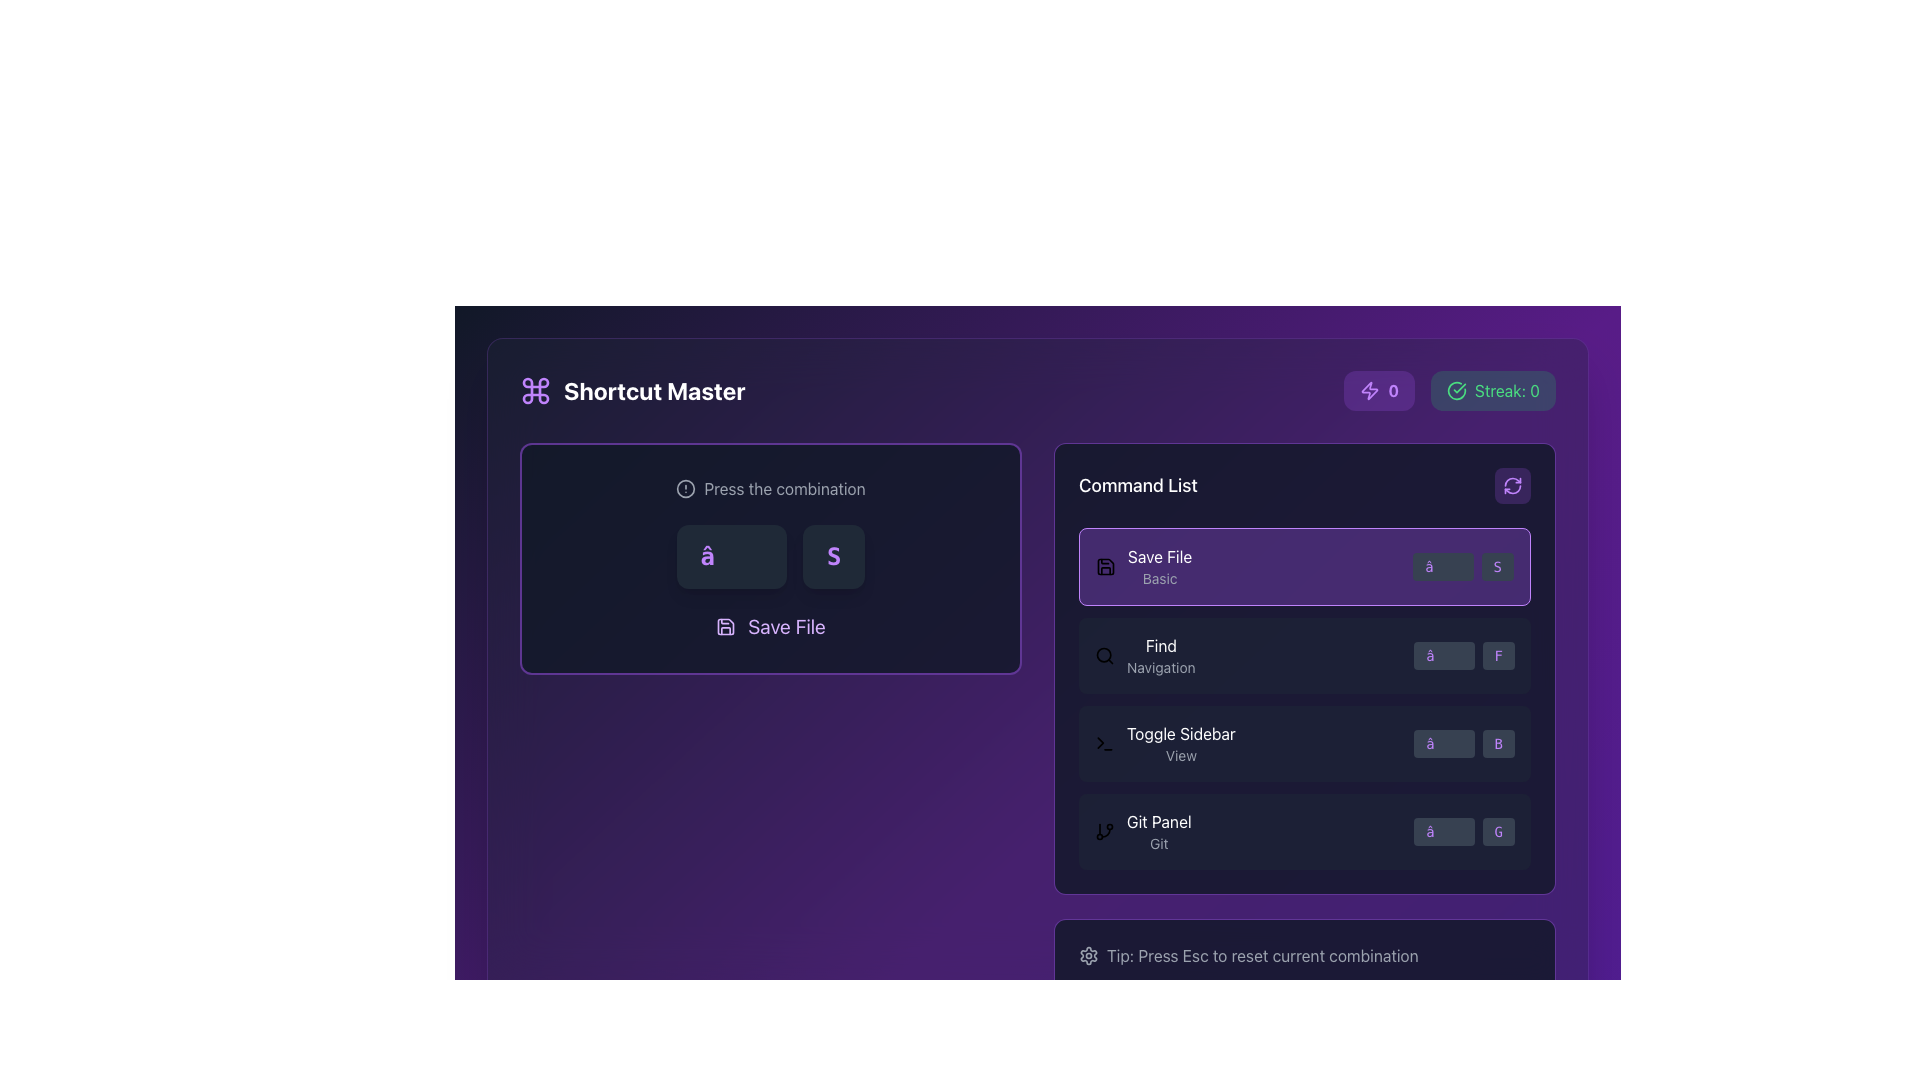 This screenshot has width=1920, height=1080. Describe the element at coordinates (1464, 655) in the screenshot. I see `the keyboard shortcut representation for '⌘' and 'F' located in the 'Command List' panel` at that location.